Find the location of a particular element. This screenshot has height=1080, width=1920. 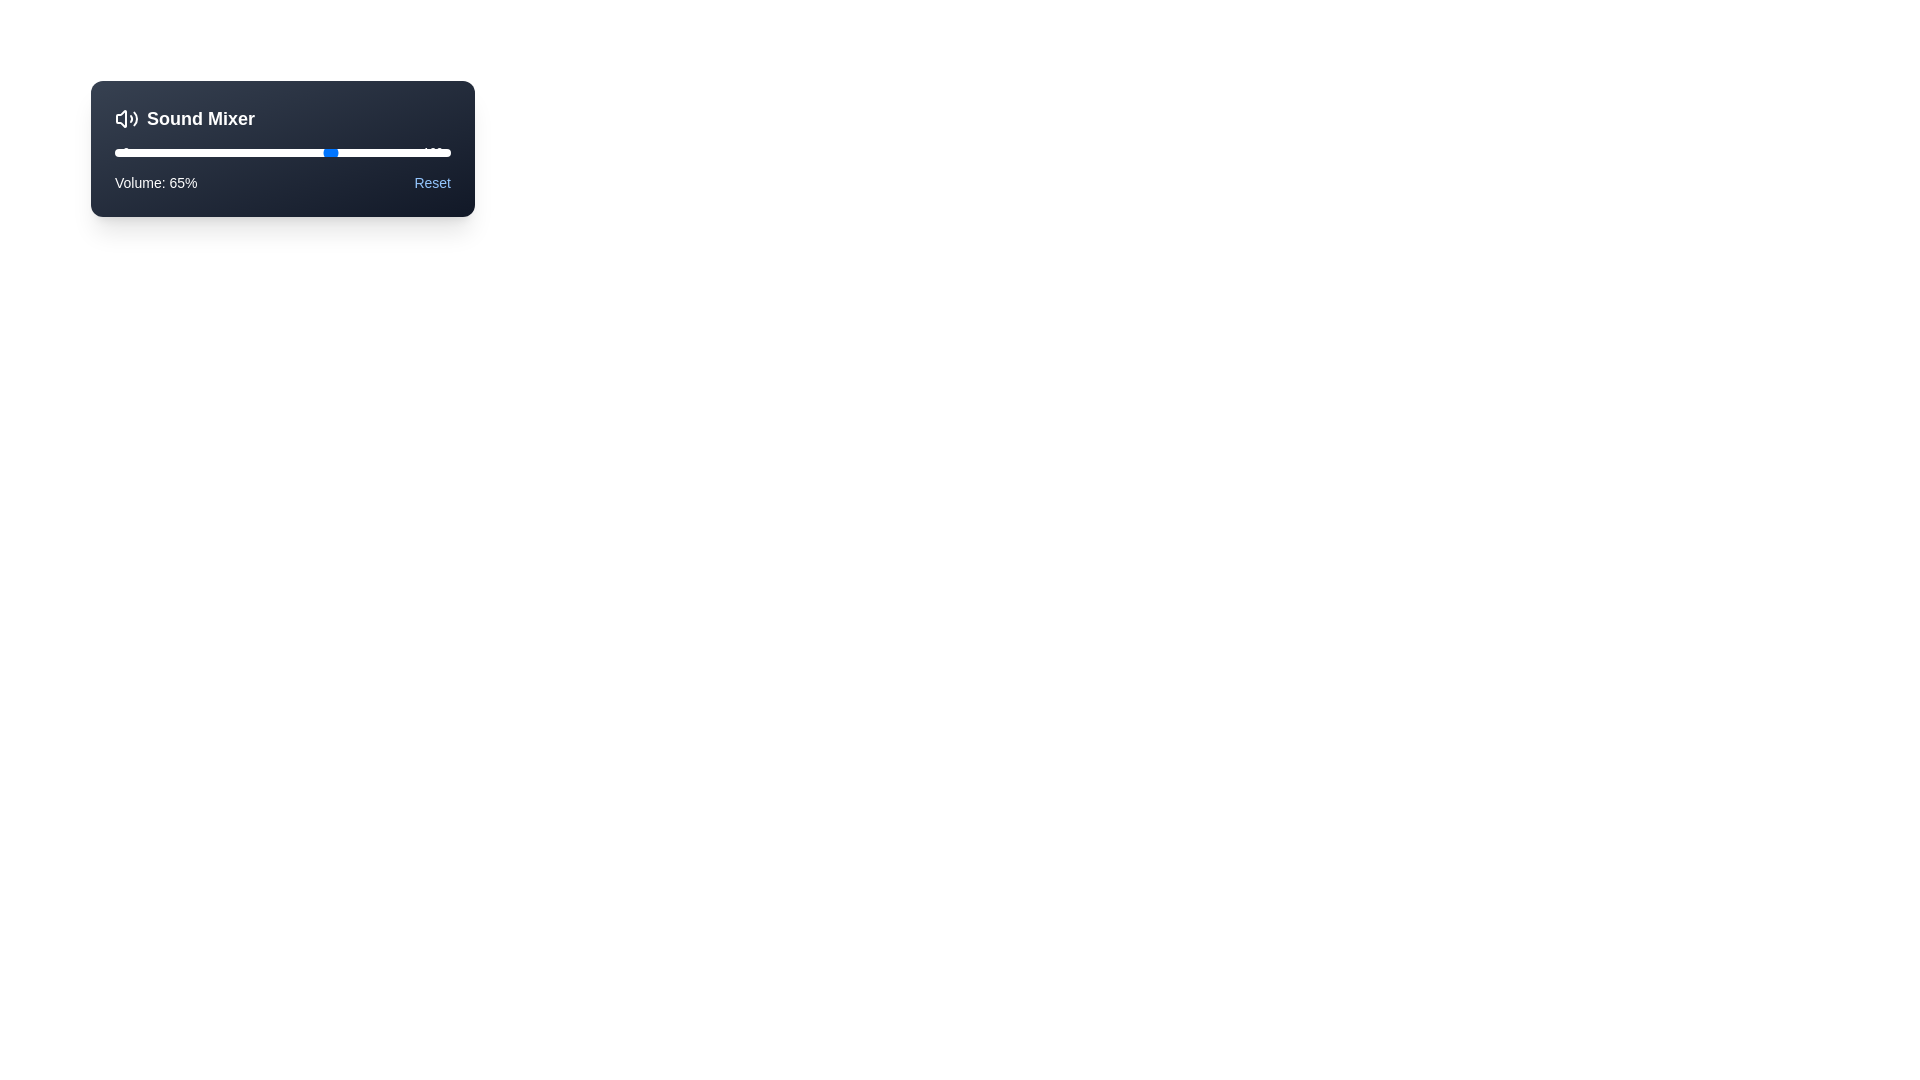

the slider to set the volume to 84% is located at coordinates (397, 152).